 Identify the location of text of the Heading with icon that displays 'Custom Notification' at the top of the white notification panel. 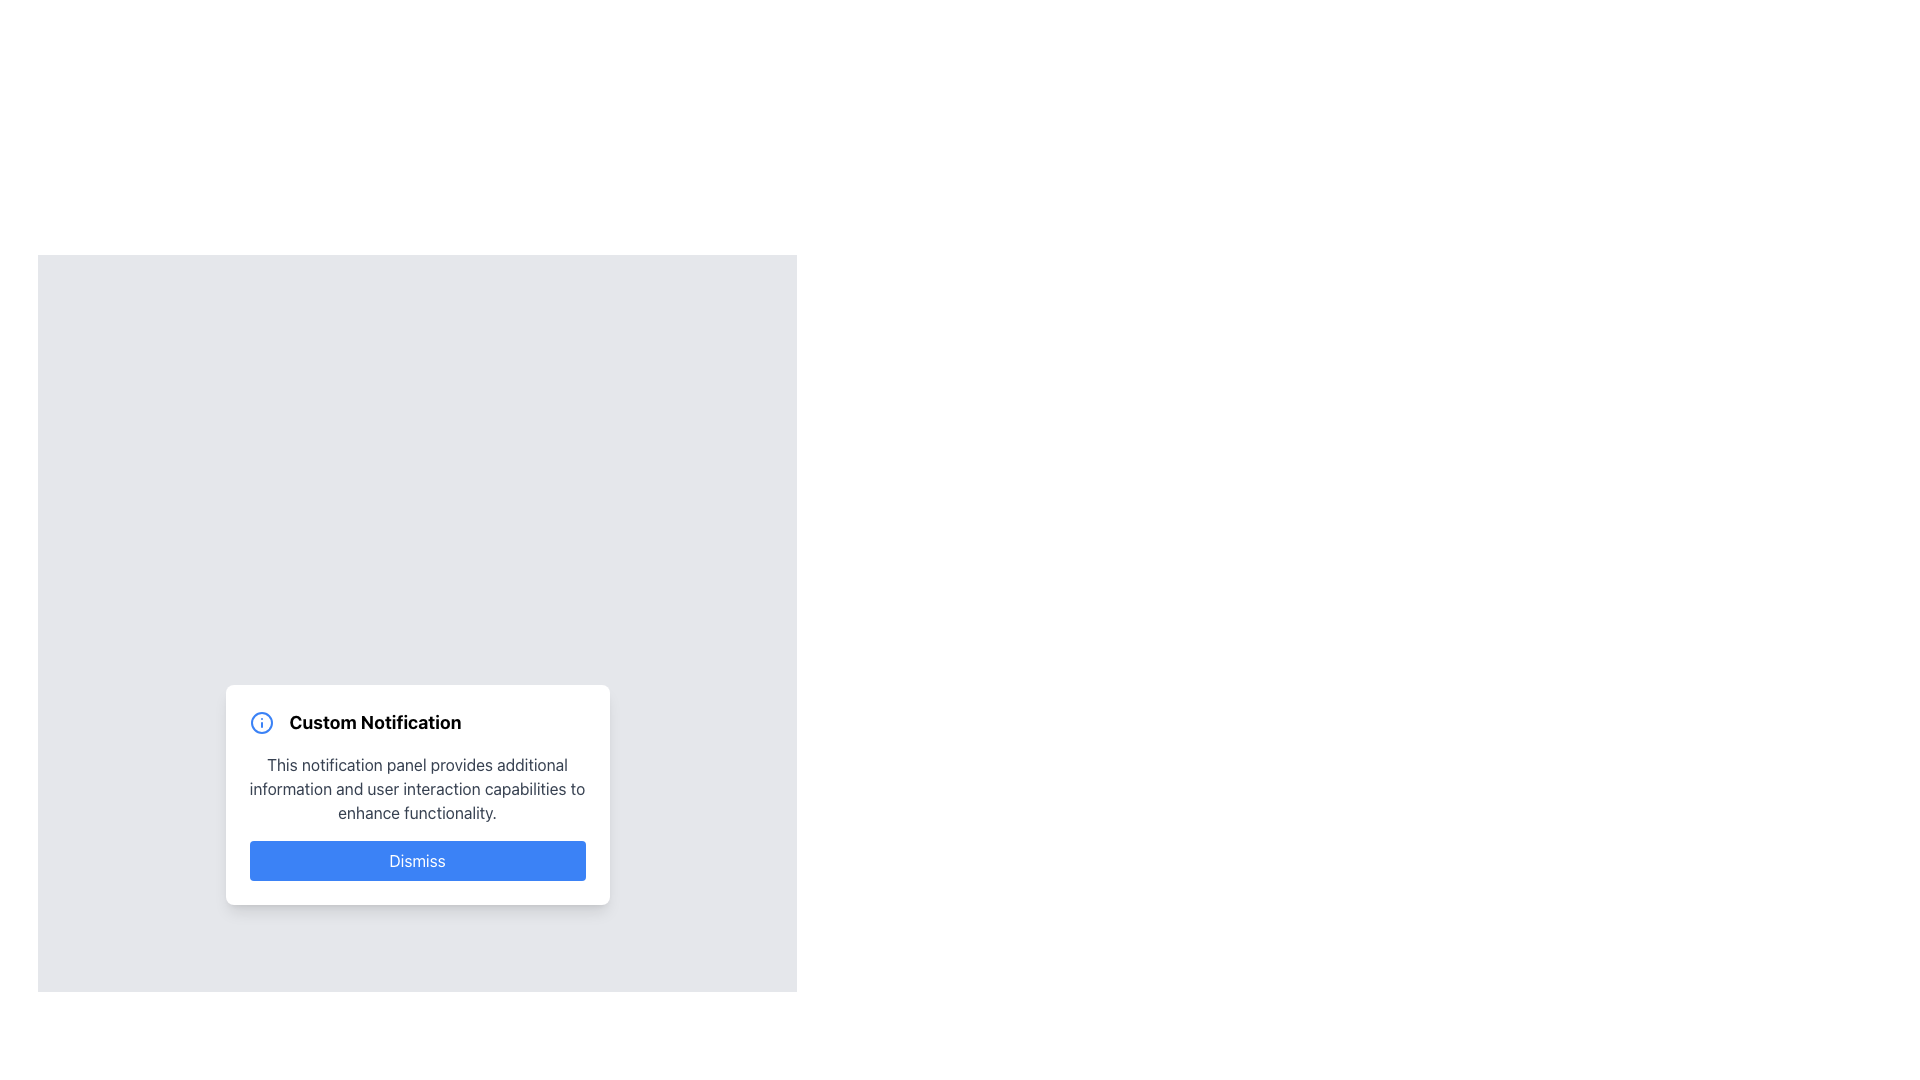
(416, 722).